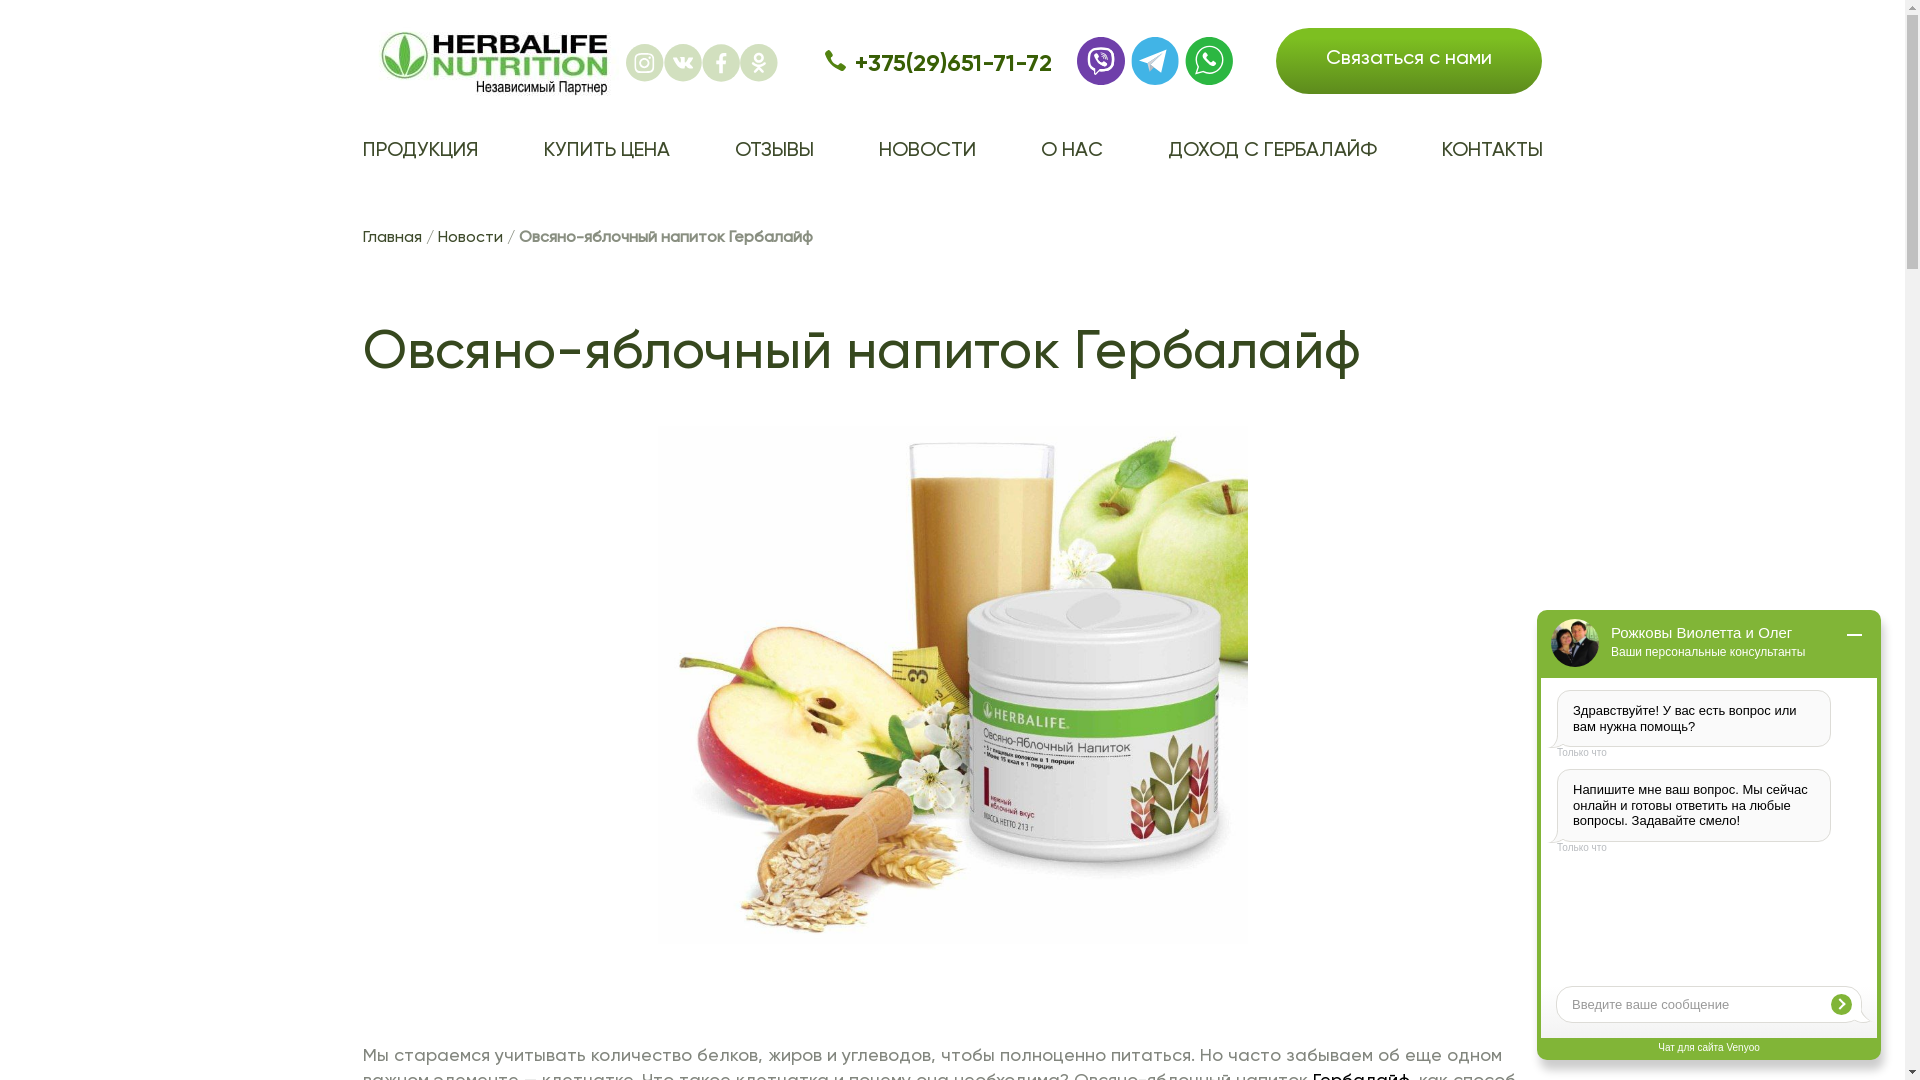  I want to click on '+375(29)651-71-72', so click(952, 60).